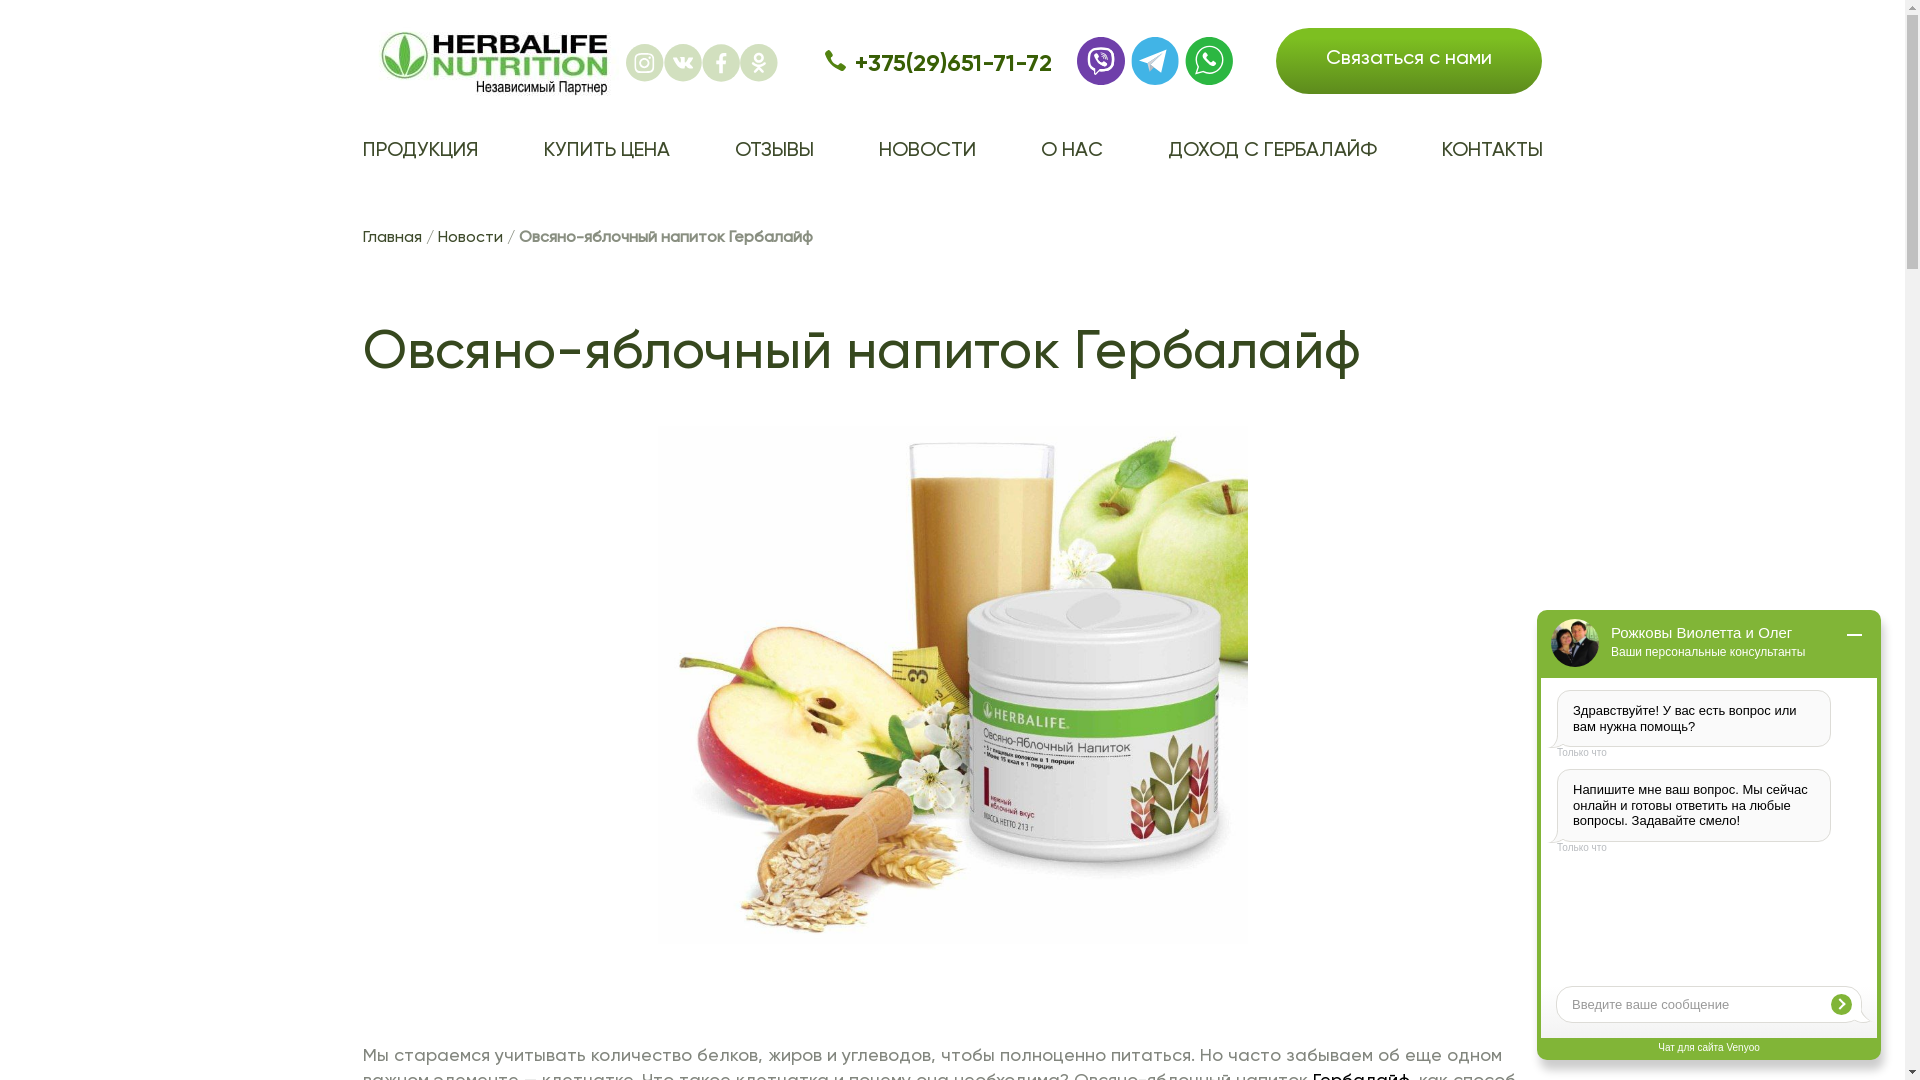  I want to click on '+375(29)651-71-72', so click(952, 60).